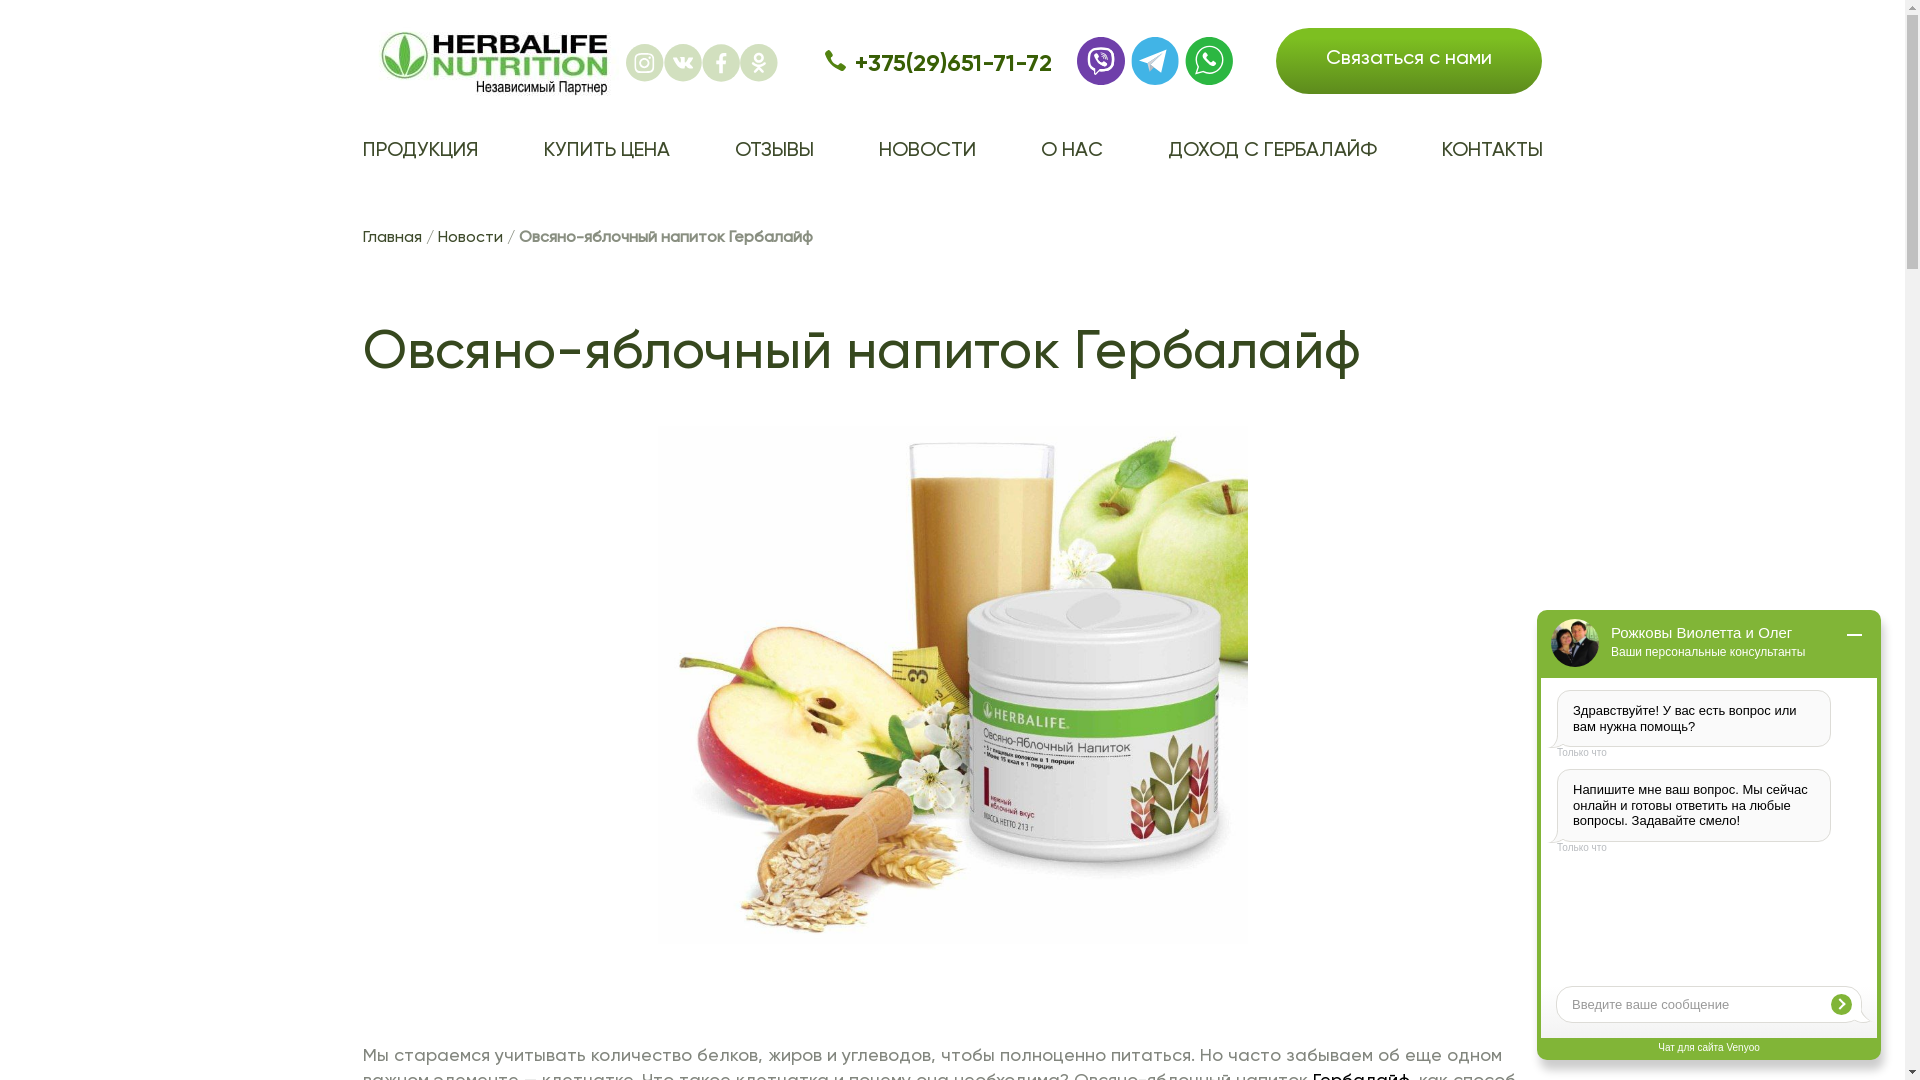  I want to click on '+375(29)651-71-72', so click(952, 60).